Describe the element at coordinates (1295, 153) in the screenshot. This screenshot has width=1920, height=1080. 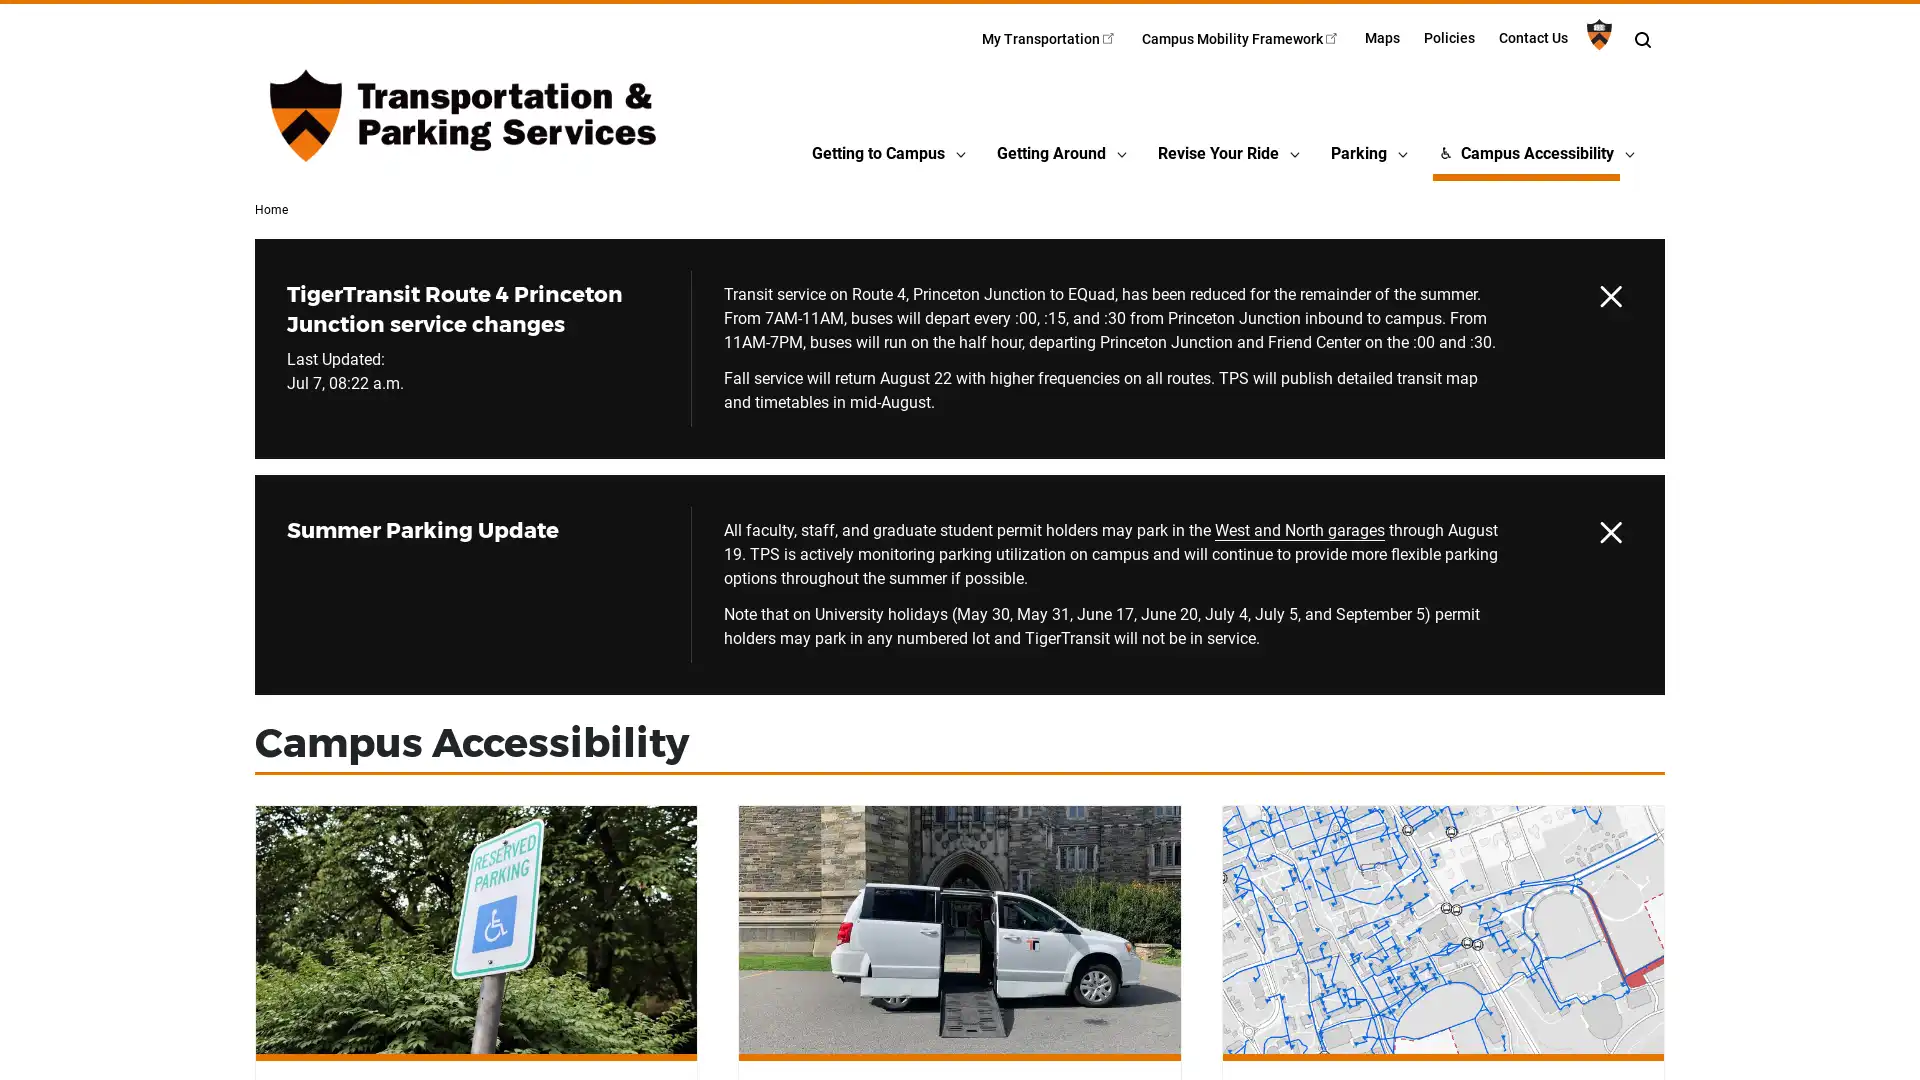
I see `Revise Your RideSubmenu` at that location.